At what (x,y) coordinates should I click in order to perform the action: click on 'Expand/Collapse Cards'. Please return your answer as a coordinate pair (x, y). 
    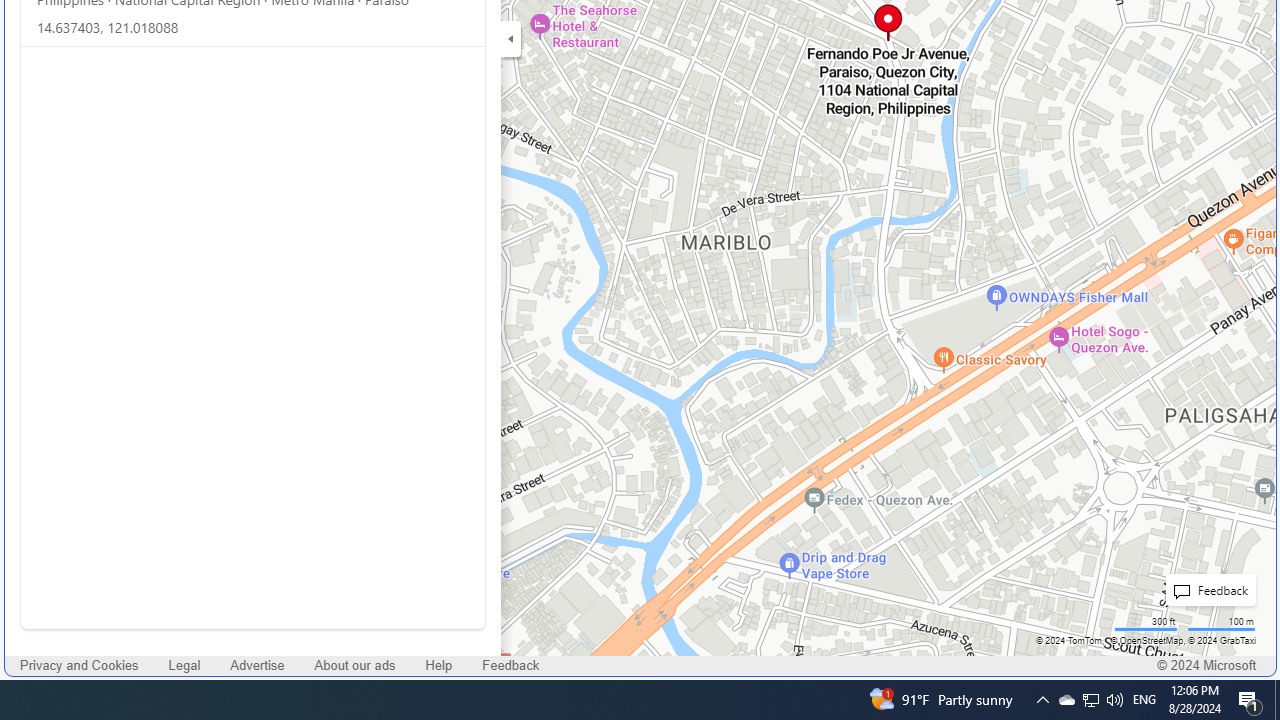
    Looking at the image, I should click on (510, 38).